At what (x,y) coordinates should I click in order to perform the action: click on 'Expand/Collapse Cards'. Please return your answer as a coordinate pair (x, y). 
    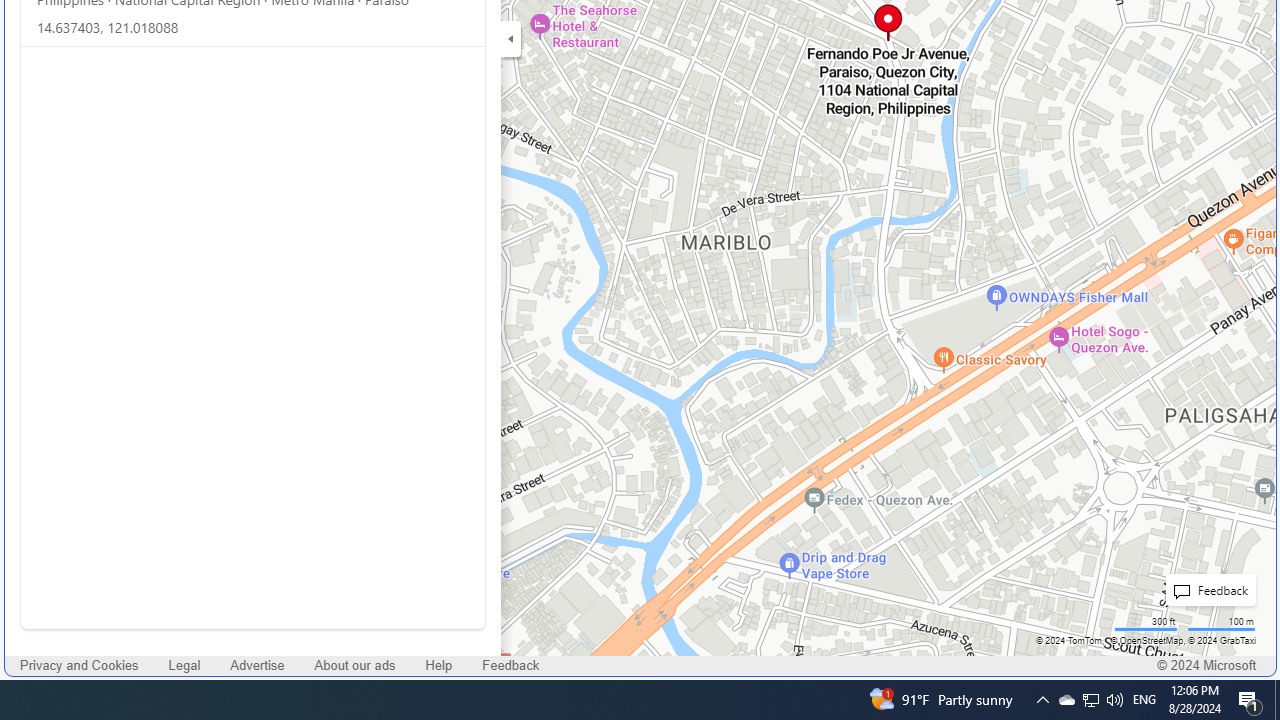
    Looking at the image, I should click on (510, 38).